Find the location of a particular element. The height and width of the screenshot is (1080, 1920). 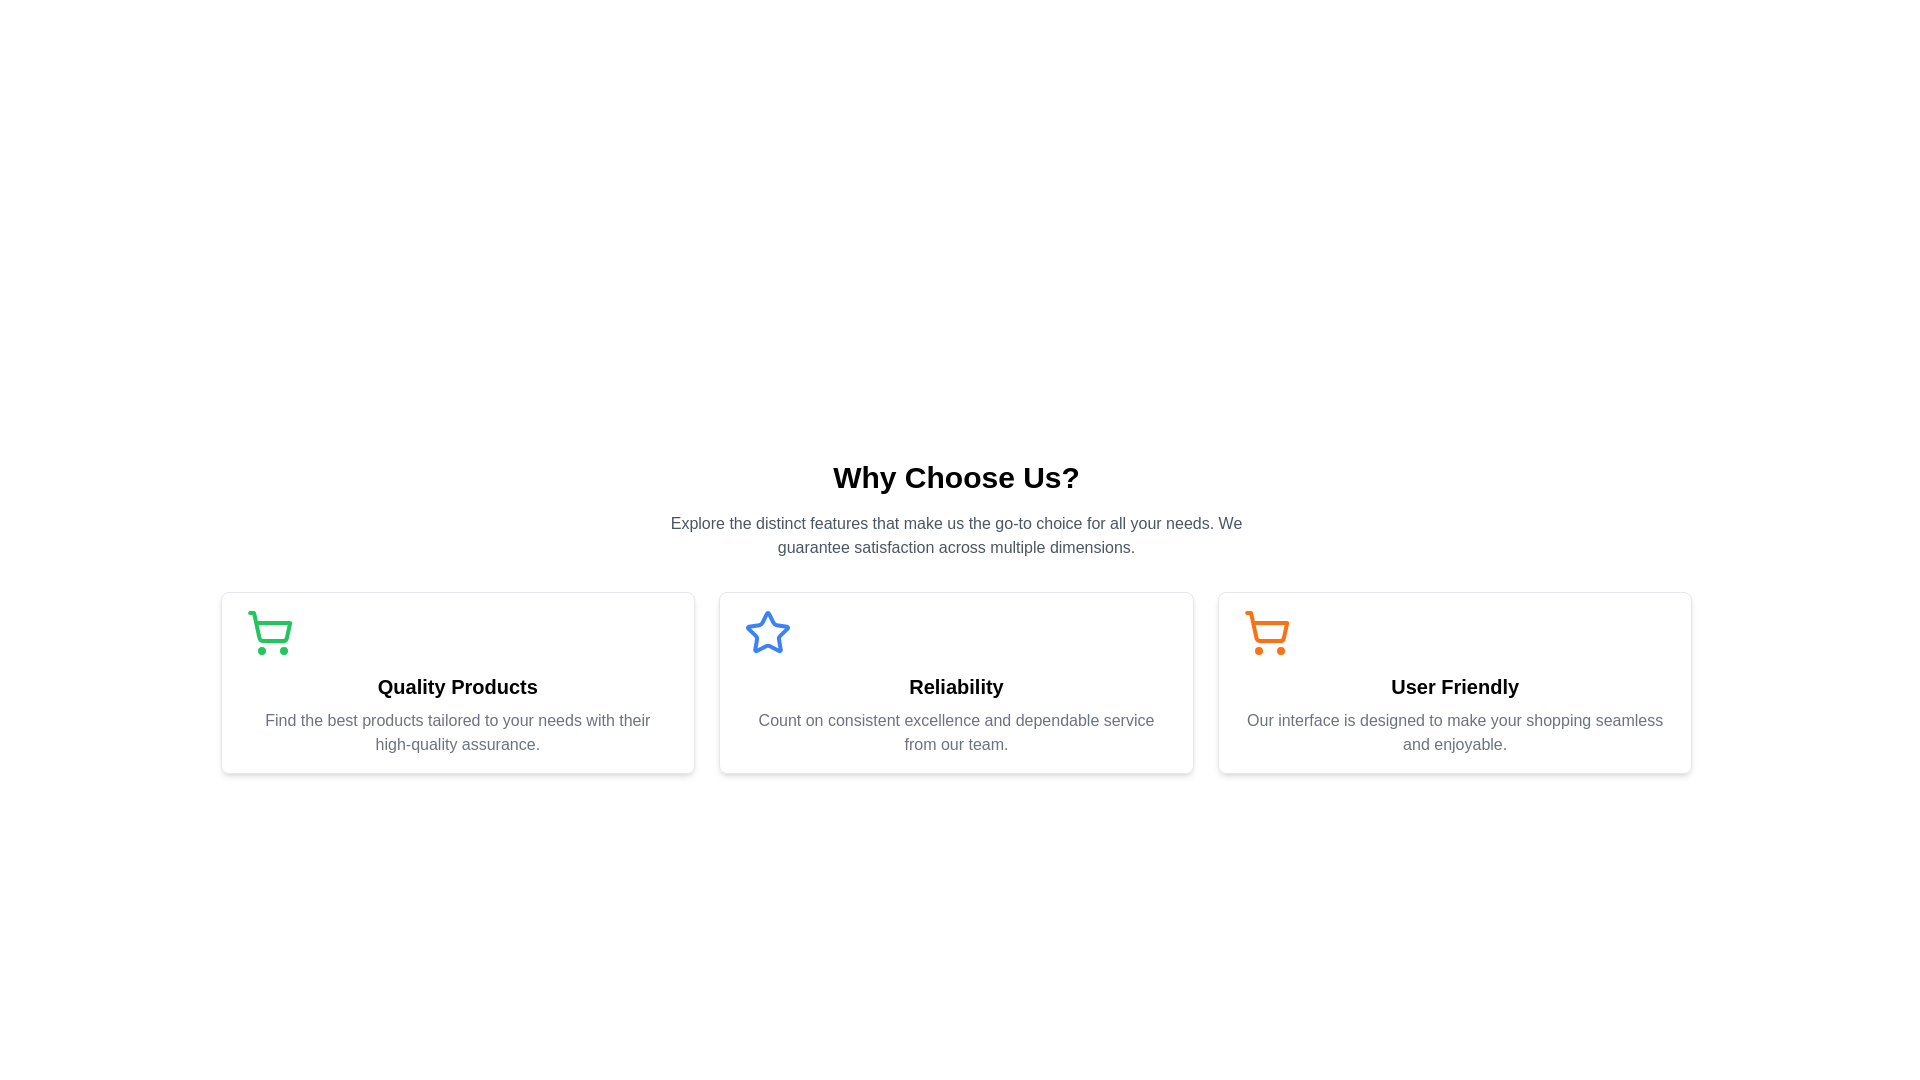

the rightmost Informational card in the three-column grid layout that highlights the usability-focused design of the shopping interface is located at coordinates (1455, 681).